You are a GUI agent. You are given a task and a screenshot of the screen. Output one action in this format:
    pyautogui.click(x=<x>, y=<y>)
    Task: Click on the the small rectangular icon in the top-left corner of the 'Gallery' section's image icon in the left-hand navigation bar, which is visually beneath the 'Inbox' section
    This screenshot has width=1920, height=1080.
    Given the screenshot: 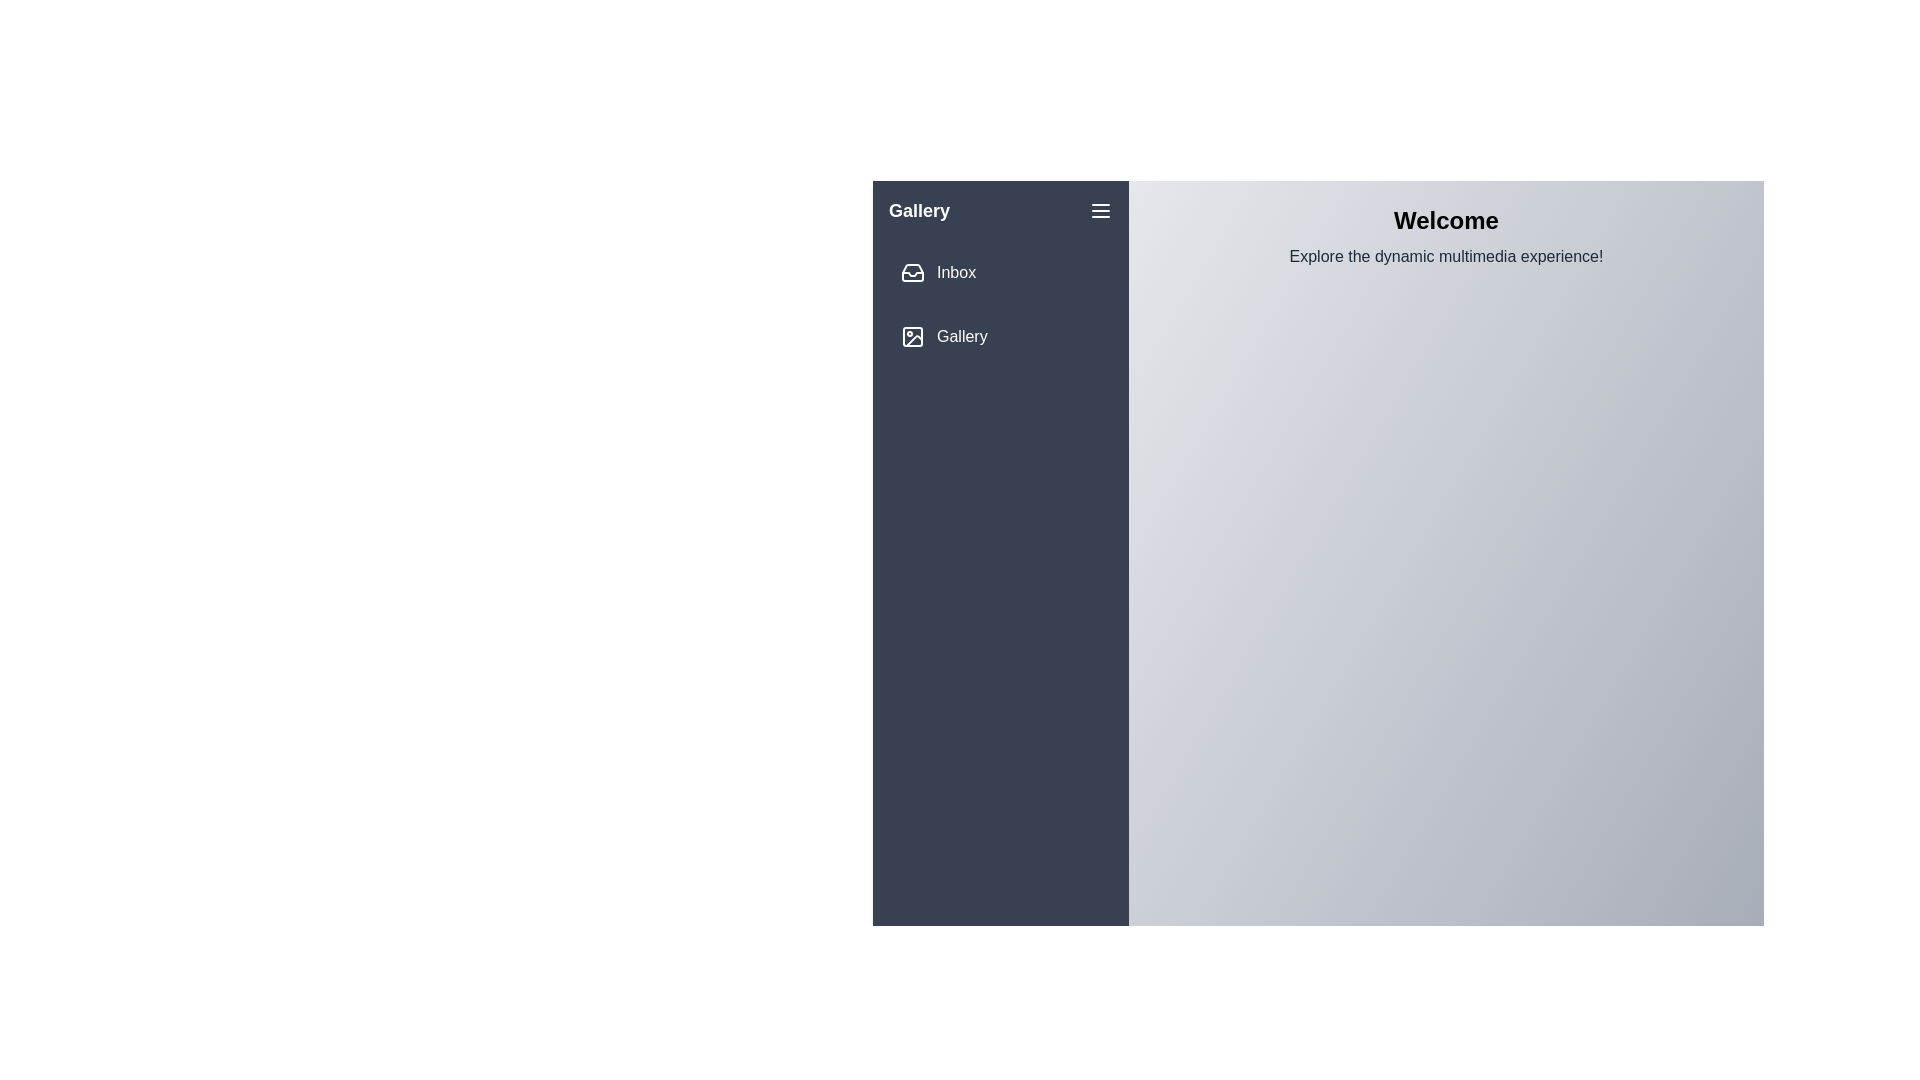 What is the action you would take?
    pyautogui.click(x=911, y=335)
    